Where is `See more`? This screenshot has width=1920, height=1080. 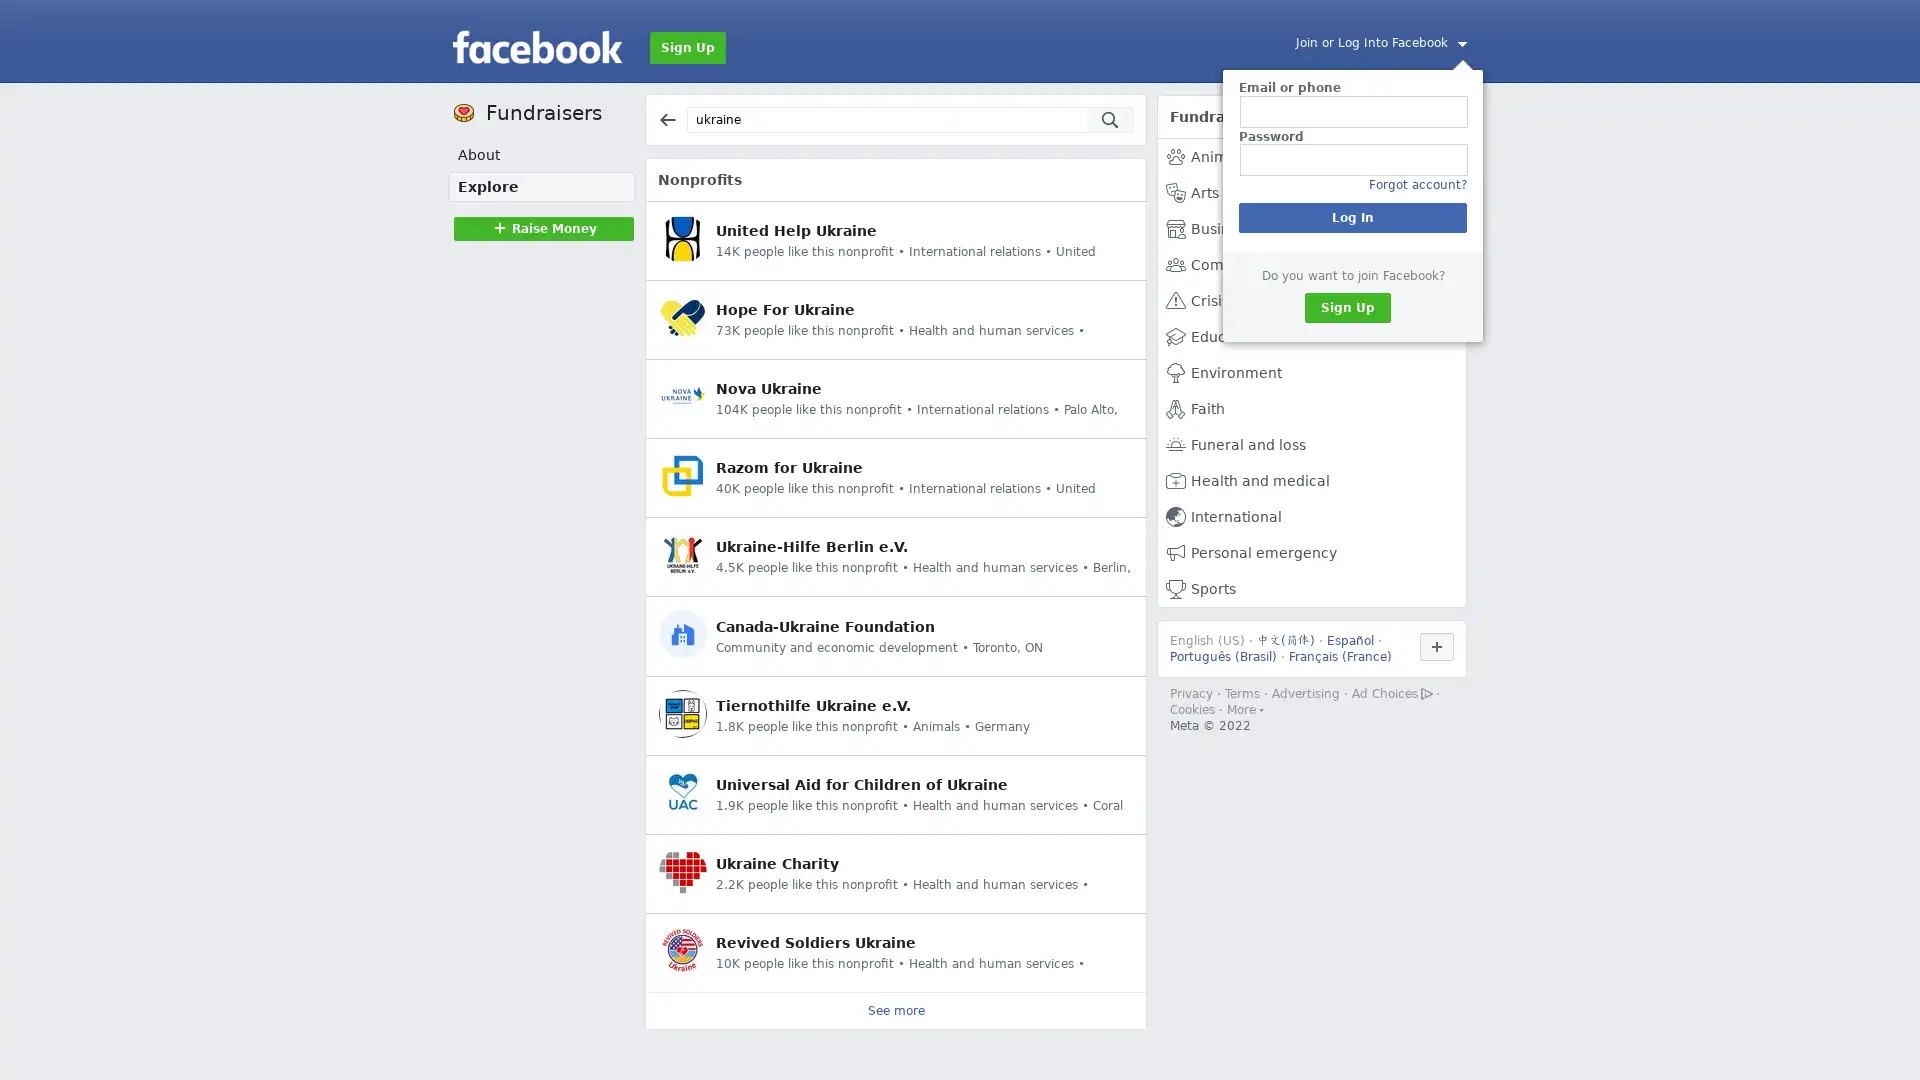 See more is located at coordinates (895, 1009).